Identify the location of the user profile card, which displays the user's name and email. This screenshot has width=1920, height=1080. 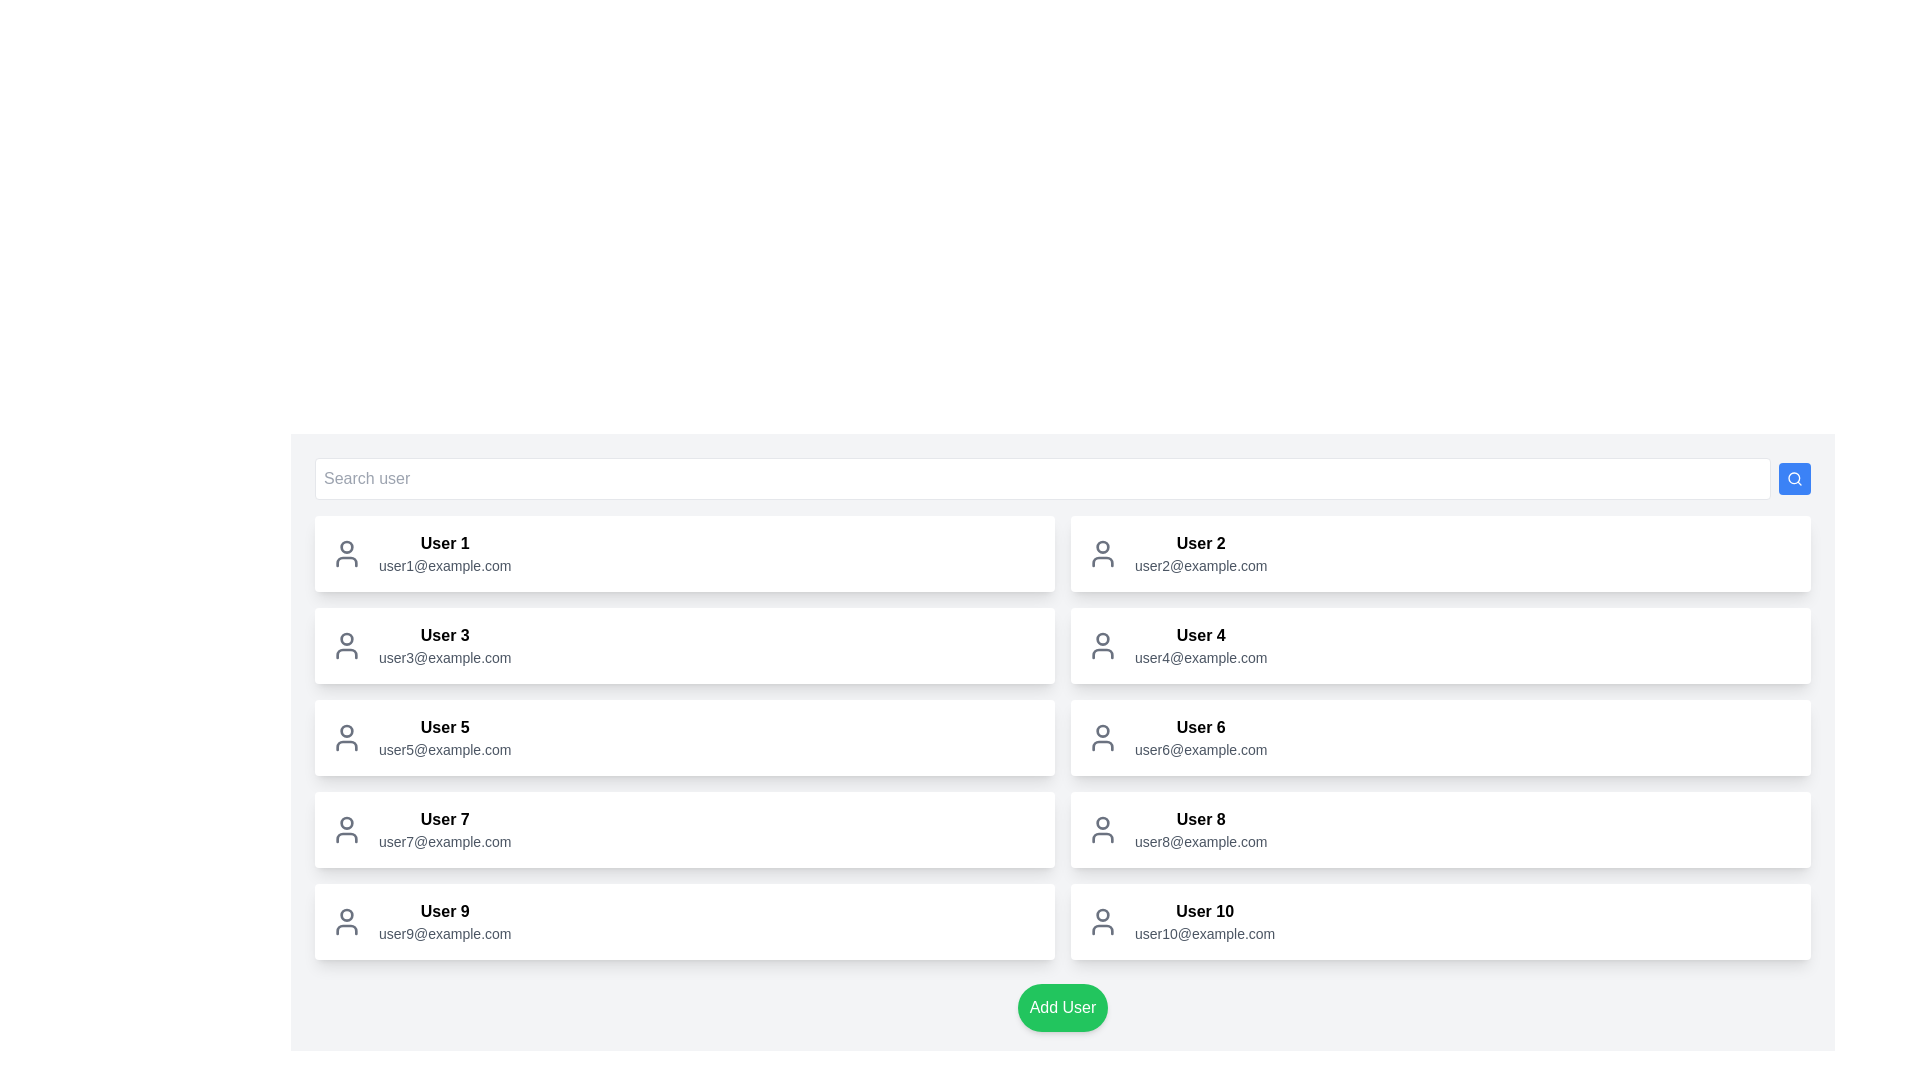
(1440, 645).